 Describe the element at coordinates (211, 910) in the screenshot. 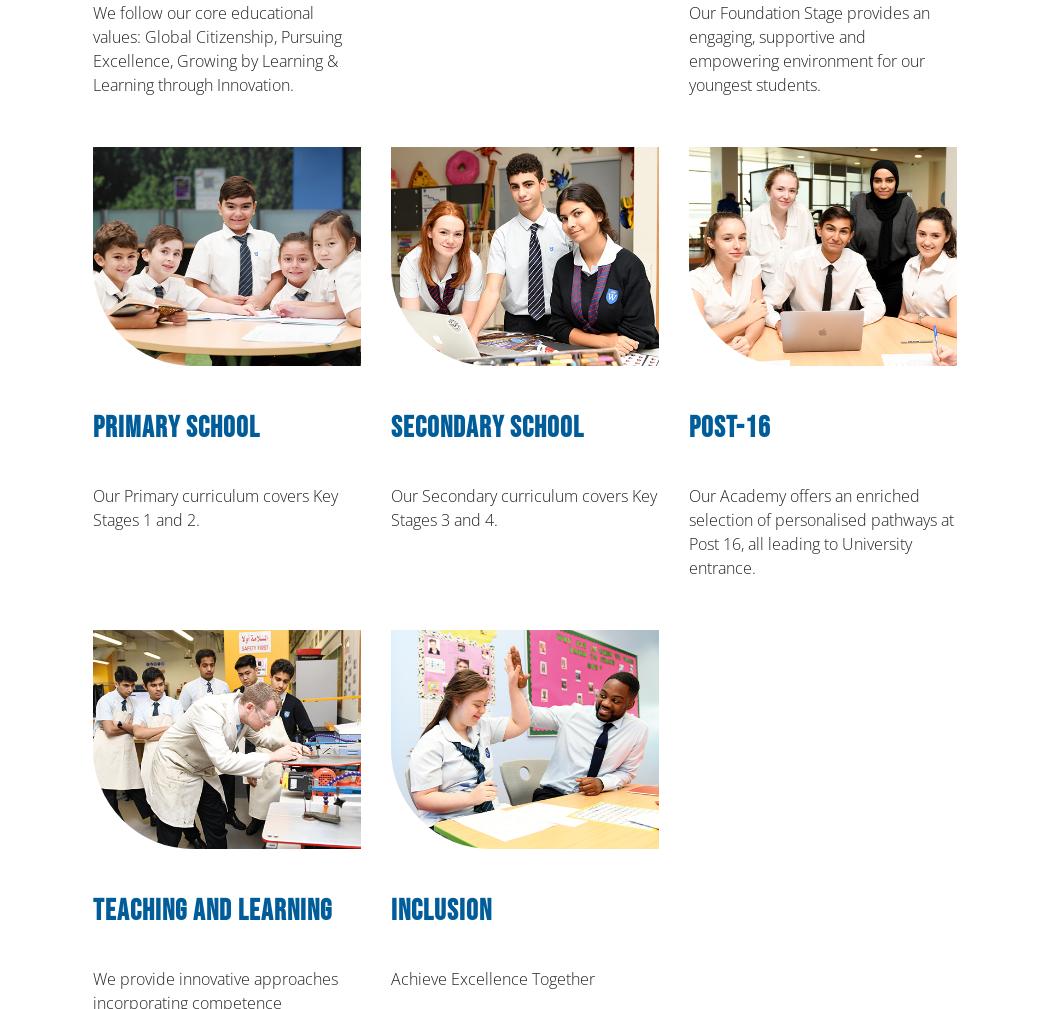

I see `'Teaching and Learning'` at that location.